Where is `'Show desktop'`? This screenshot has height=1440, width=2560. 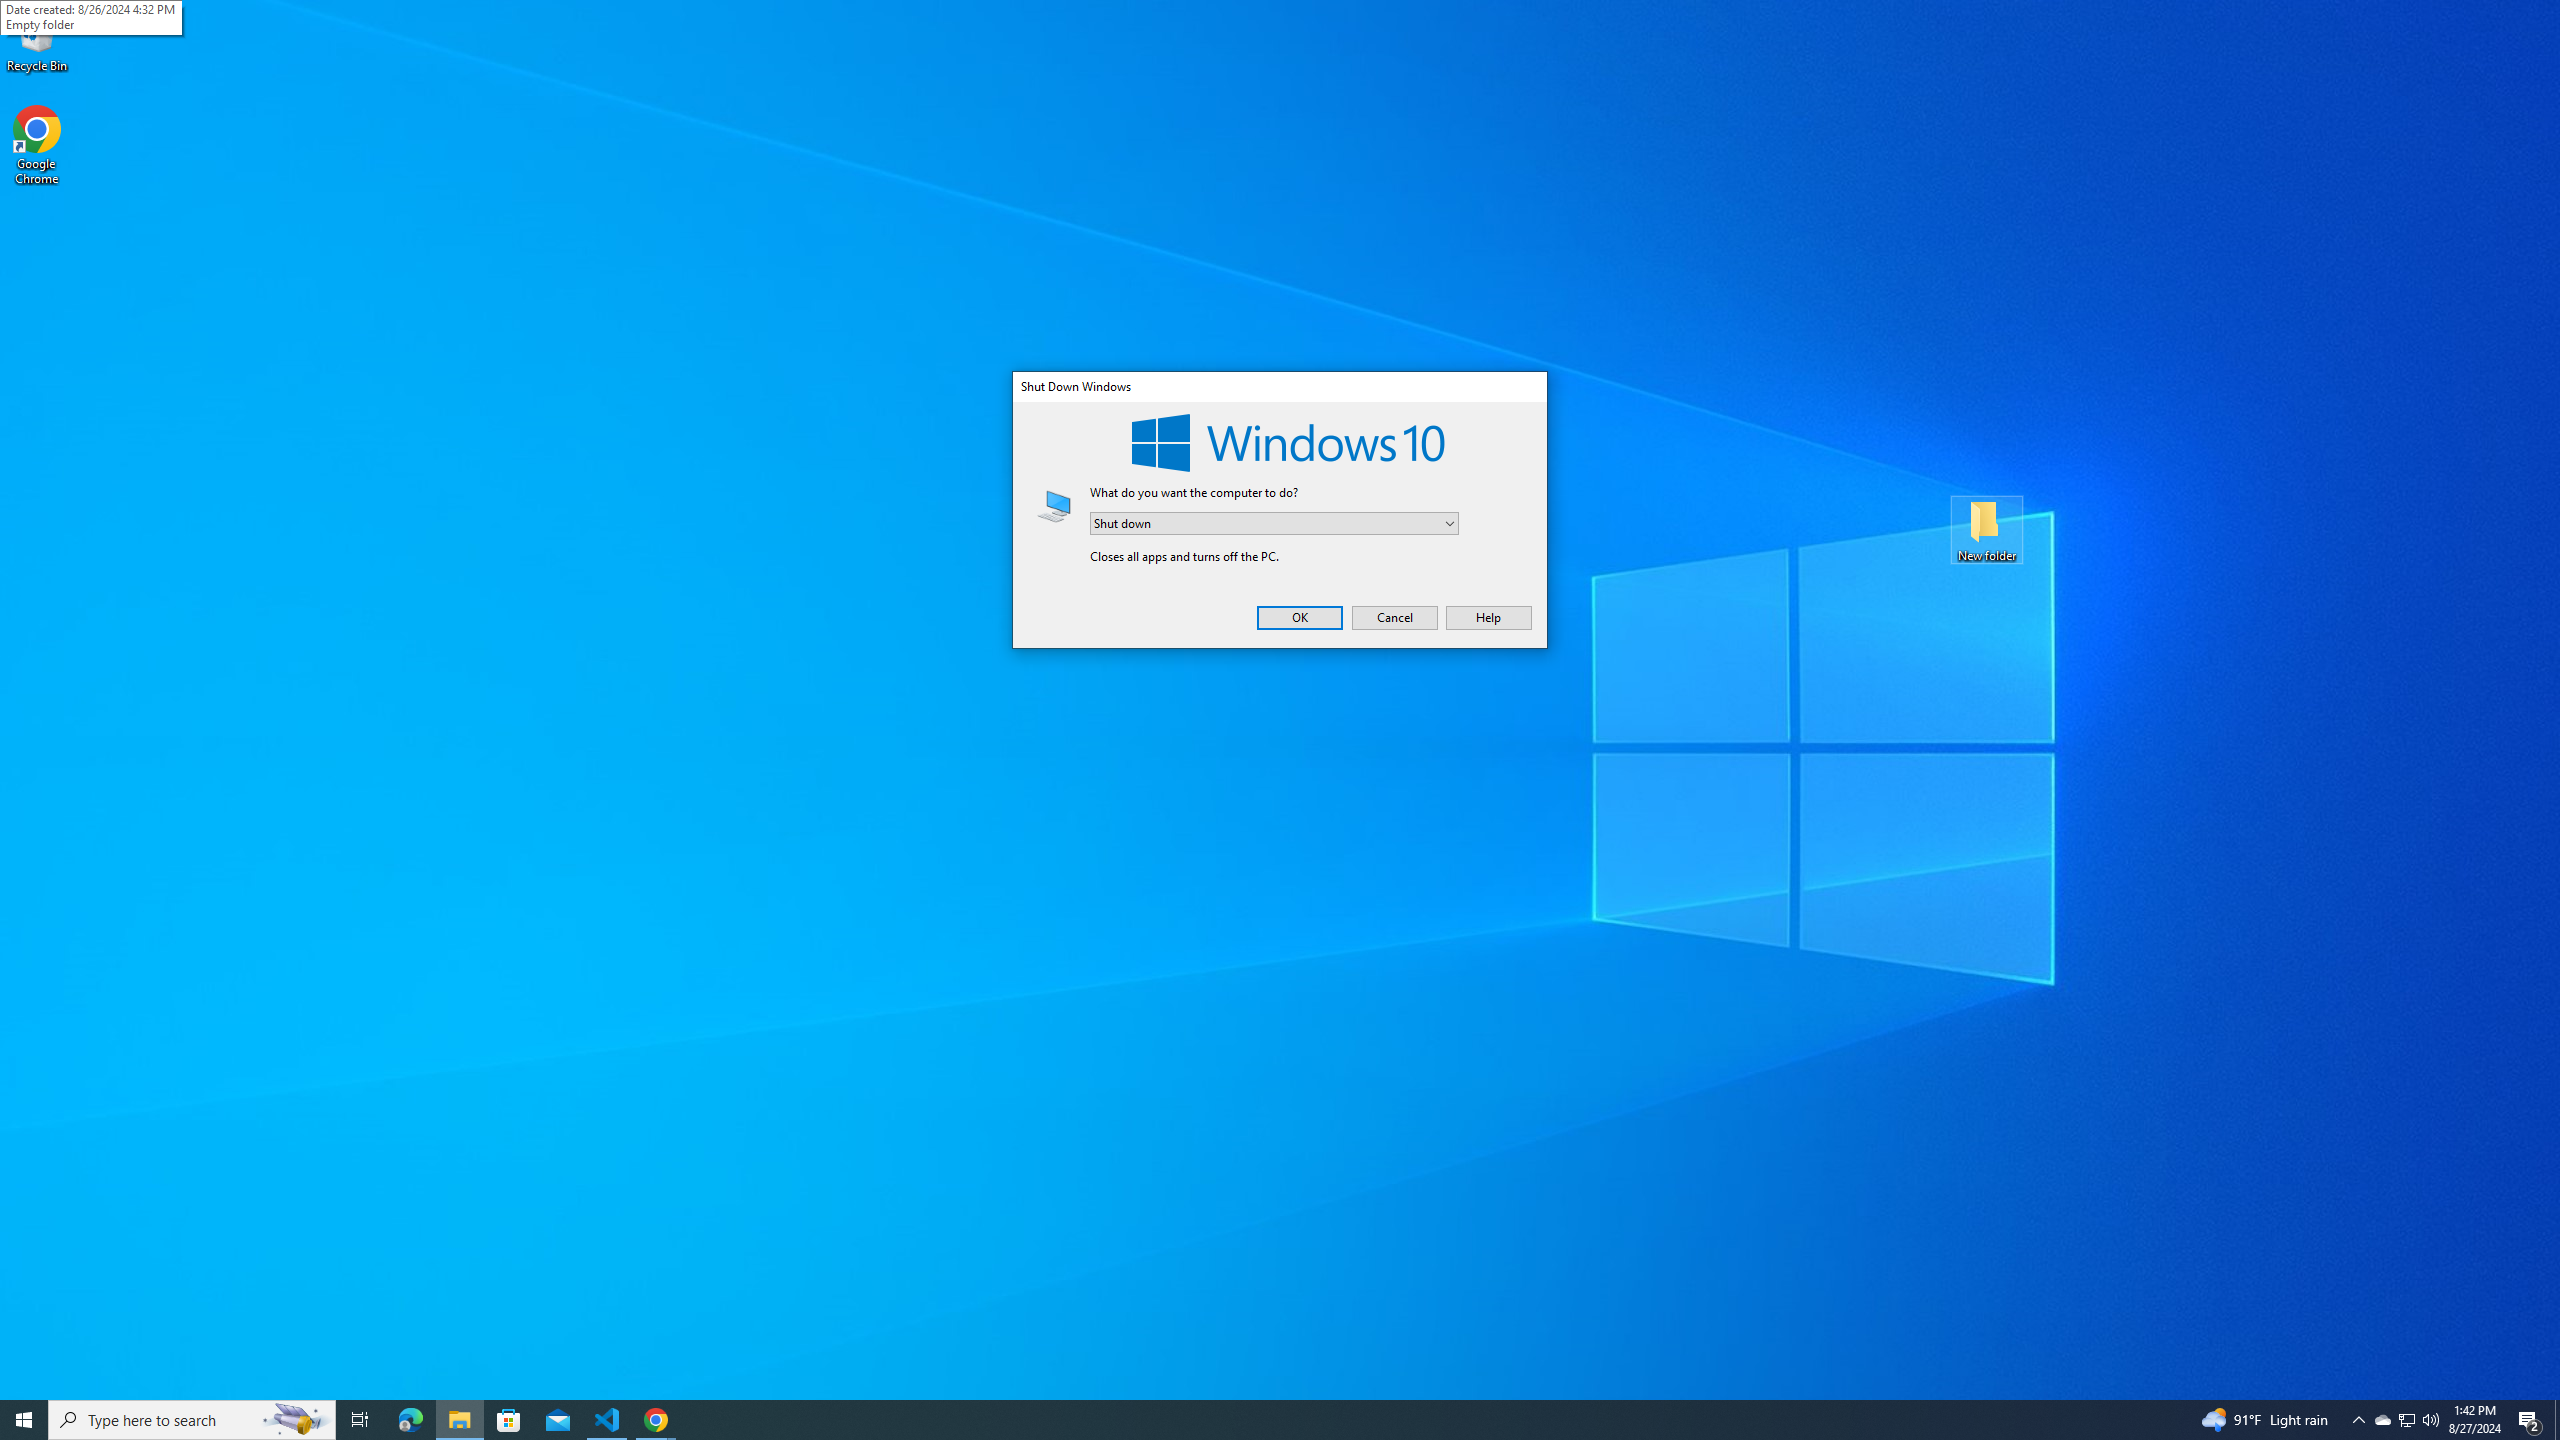
'Show desktop' is located at coordinates (2556, 1418).